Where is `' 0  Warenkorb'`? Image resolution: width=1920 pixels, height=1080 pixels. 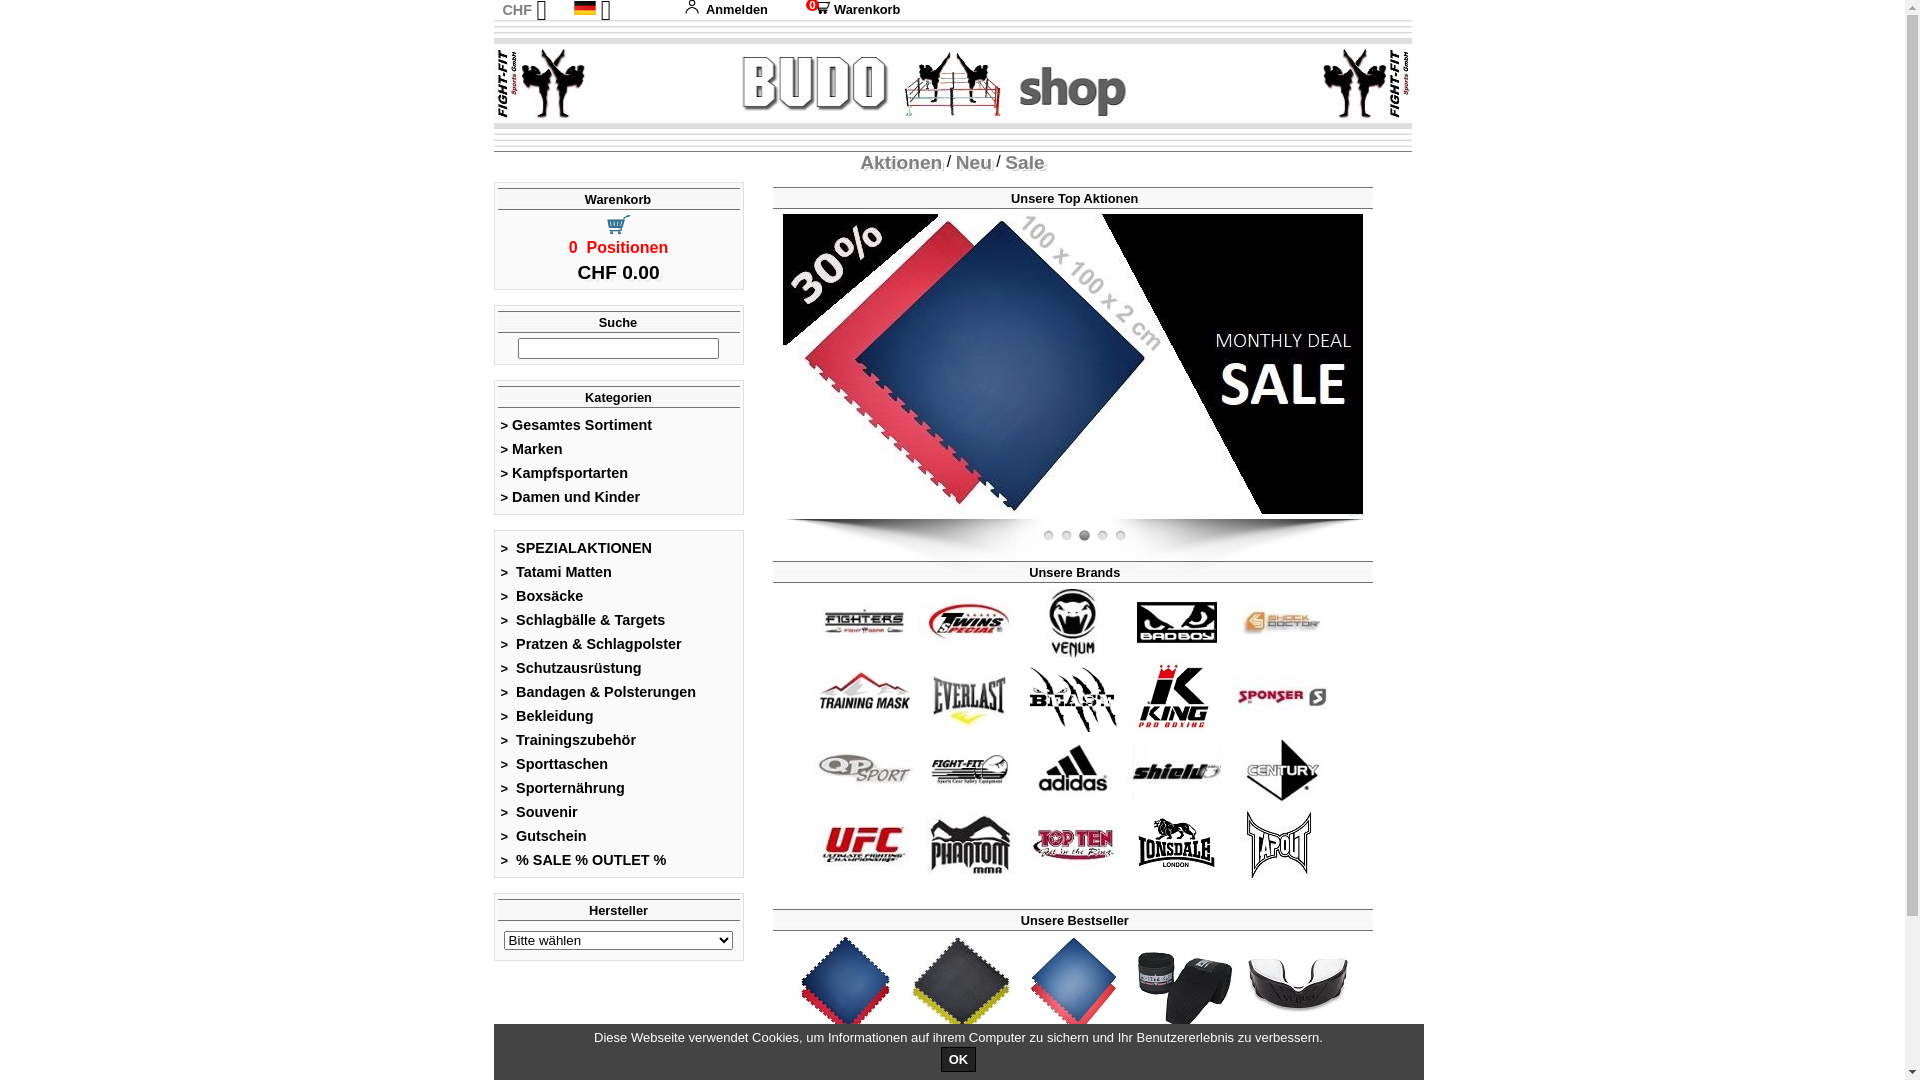
' 0  Warenkorb' is located at coordinates (796, 9).